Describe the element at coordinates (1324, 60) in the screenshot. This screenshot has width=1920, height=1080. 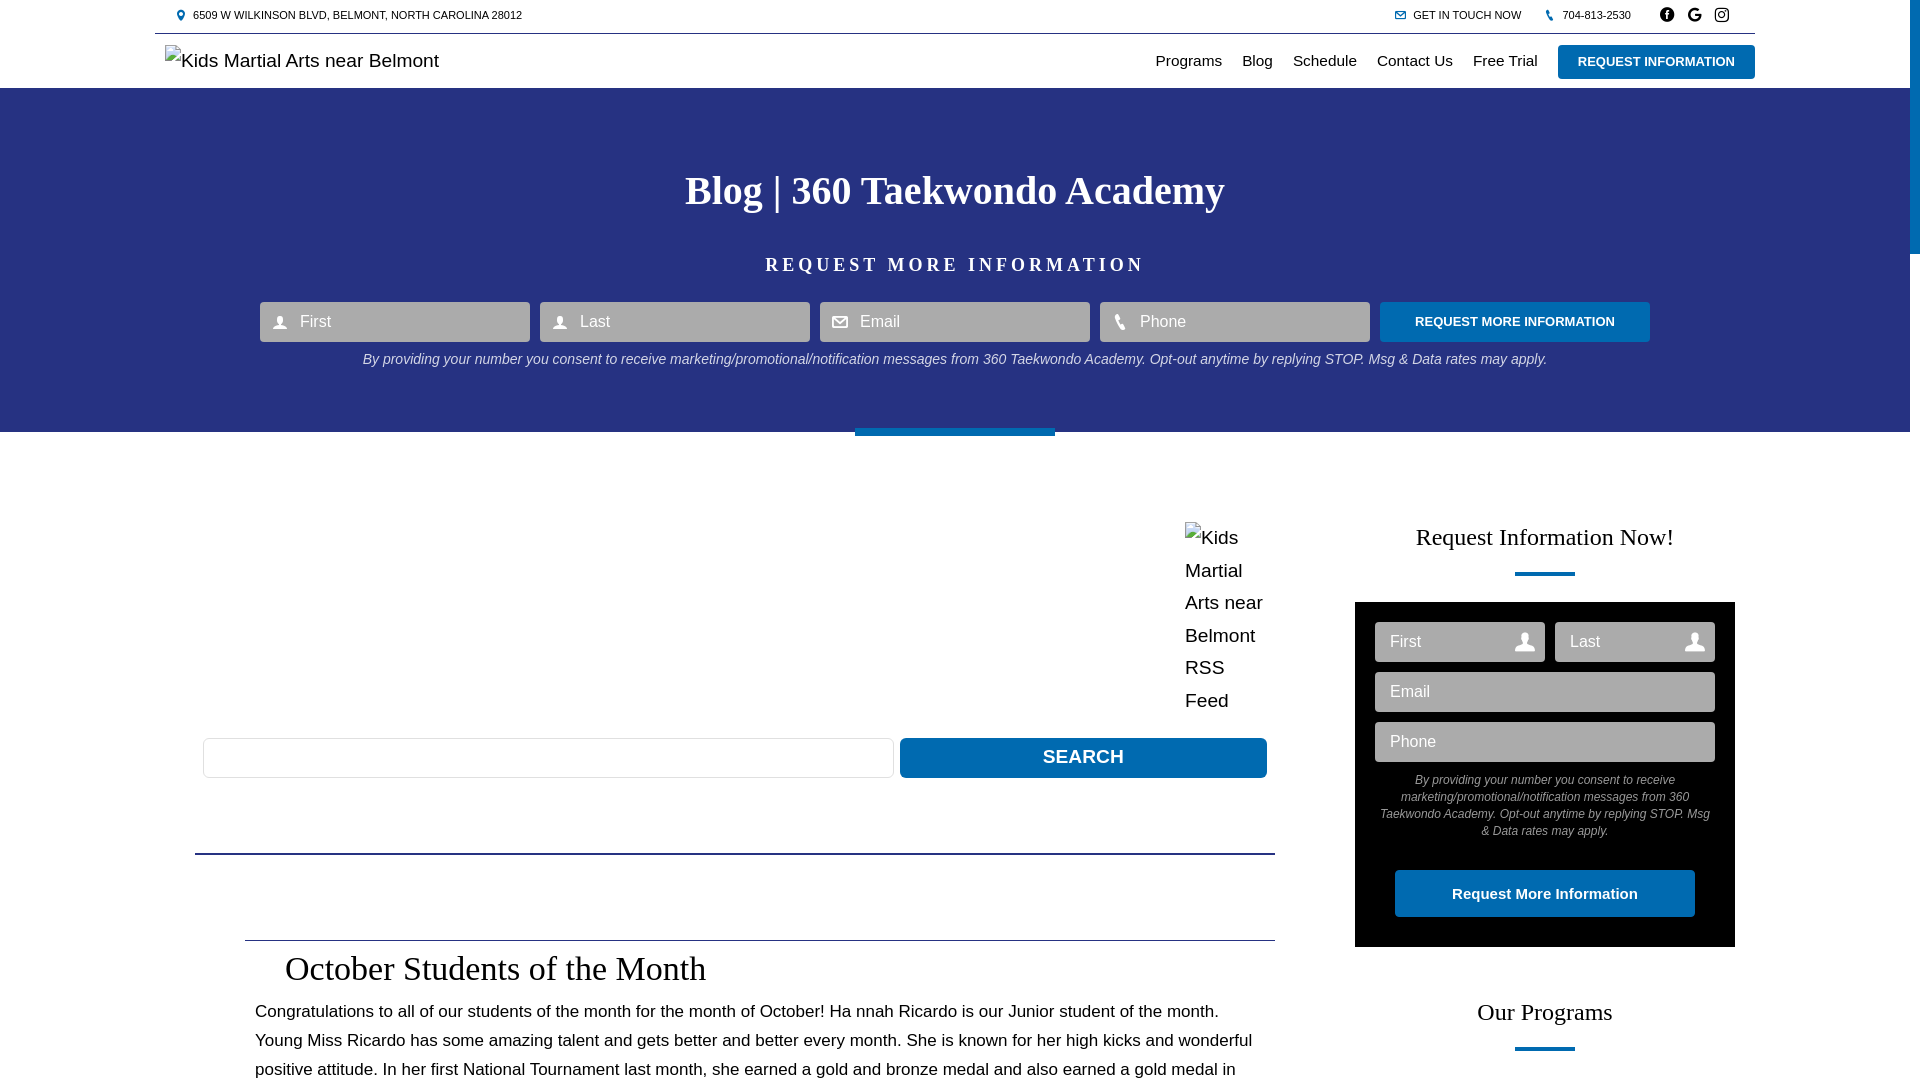
I see `'Schedule'` at that location.